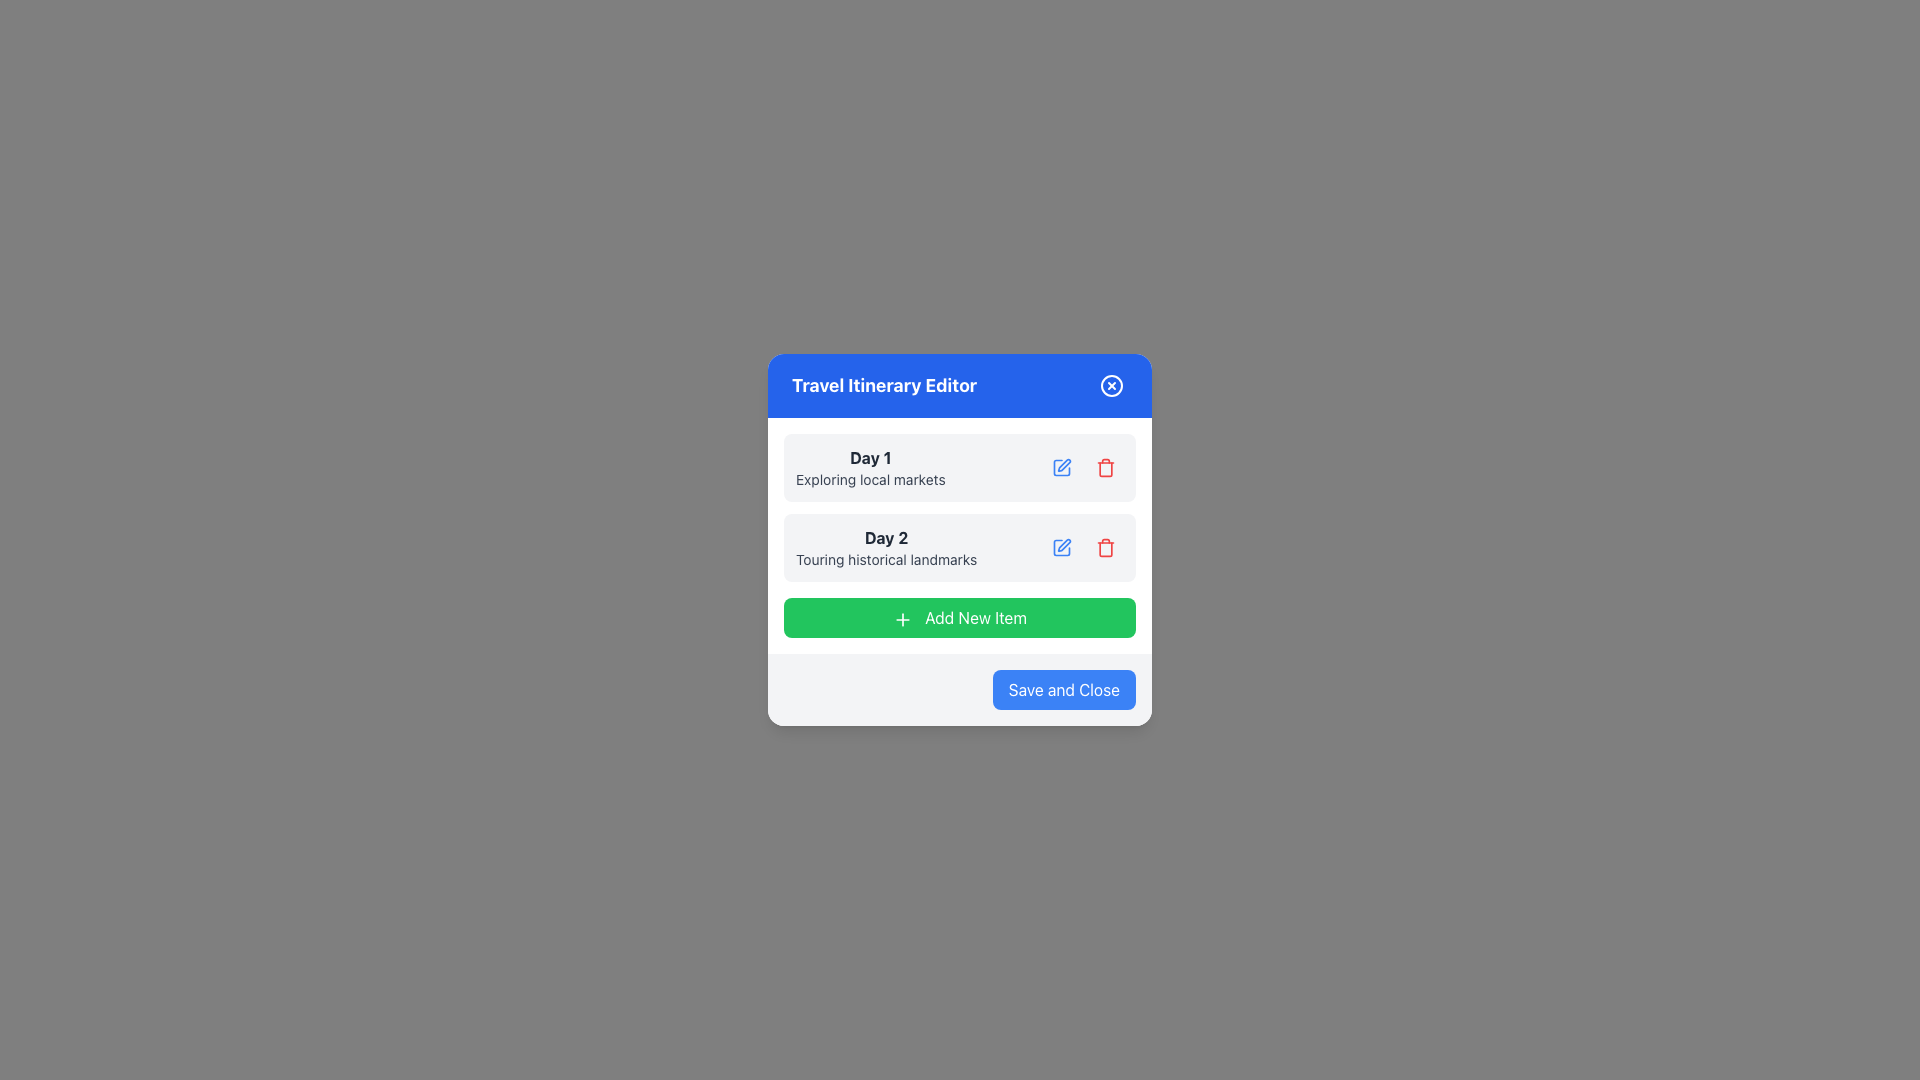 This screenshot has height=1080, width=1920. Describe the element at coordinates (870, 458) in the screenshot. I see `the text label displaying 'Day 1' in bold font and dark gray color within the 'Travel Itinerary Editor' modal` at that location.